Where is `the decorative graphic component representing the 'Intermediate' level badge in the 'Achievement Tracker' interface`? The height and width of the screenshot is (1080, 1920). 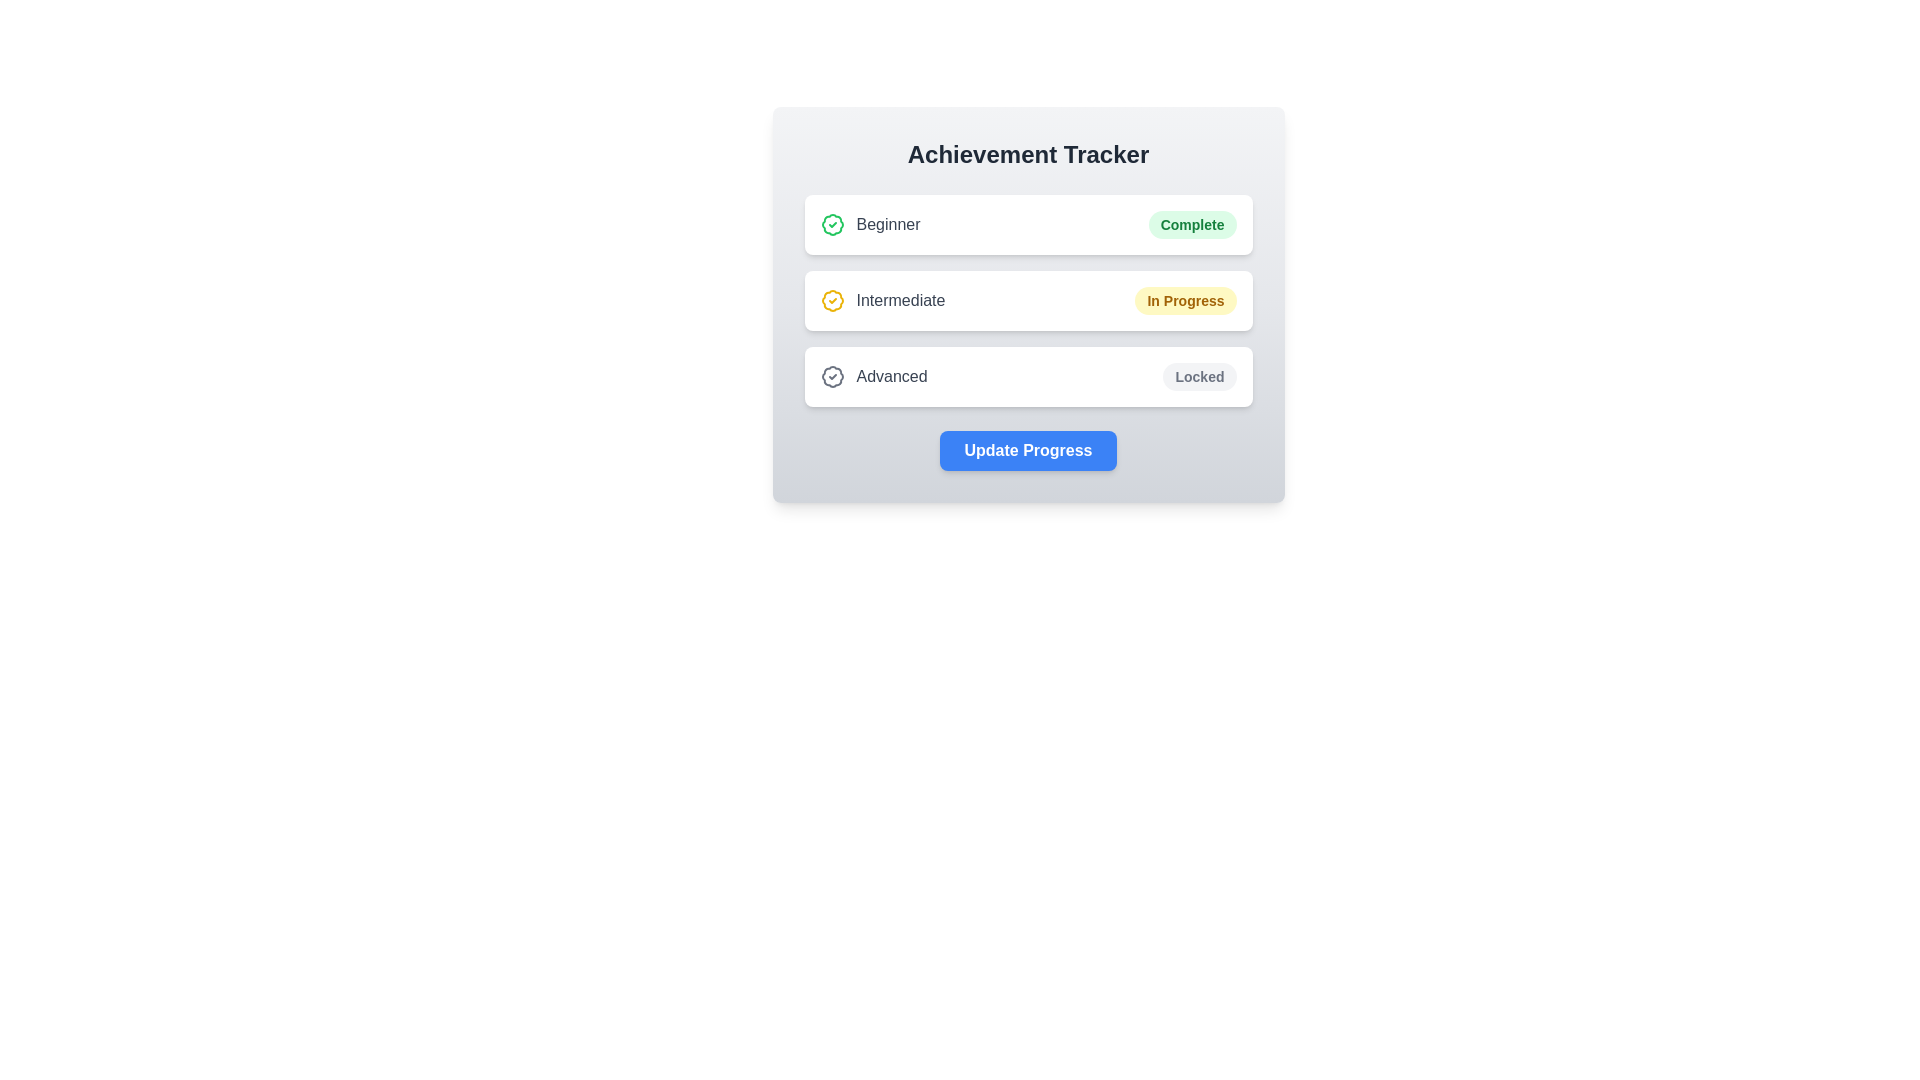 the decorative graphic component representing the 'Intermediate' level badge in the 'Achievement Tracker' interface is located at coordinates (832, 300).